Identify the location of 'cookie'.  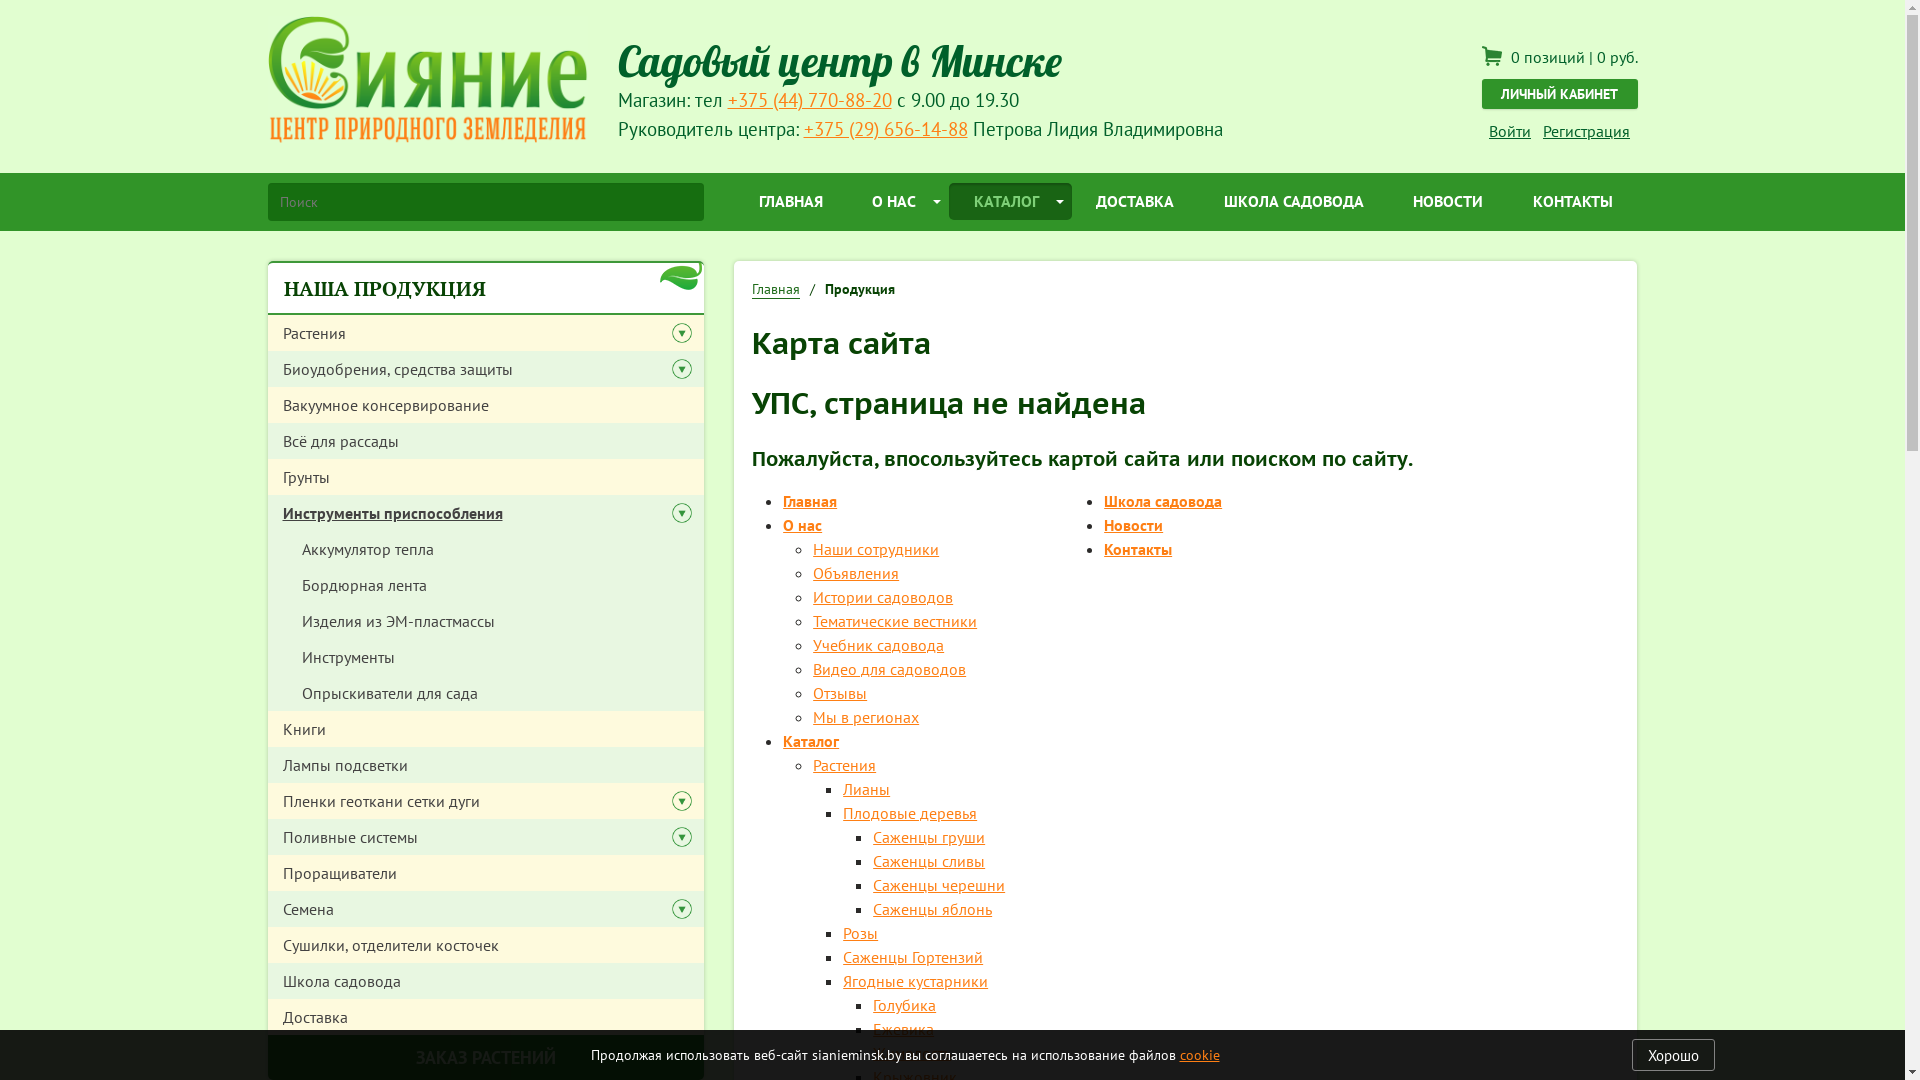
(1200, 1054).